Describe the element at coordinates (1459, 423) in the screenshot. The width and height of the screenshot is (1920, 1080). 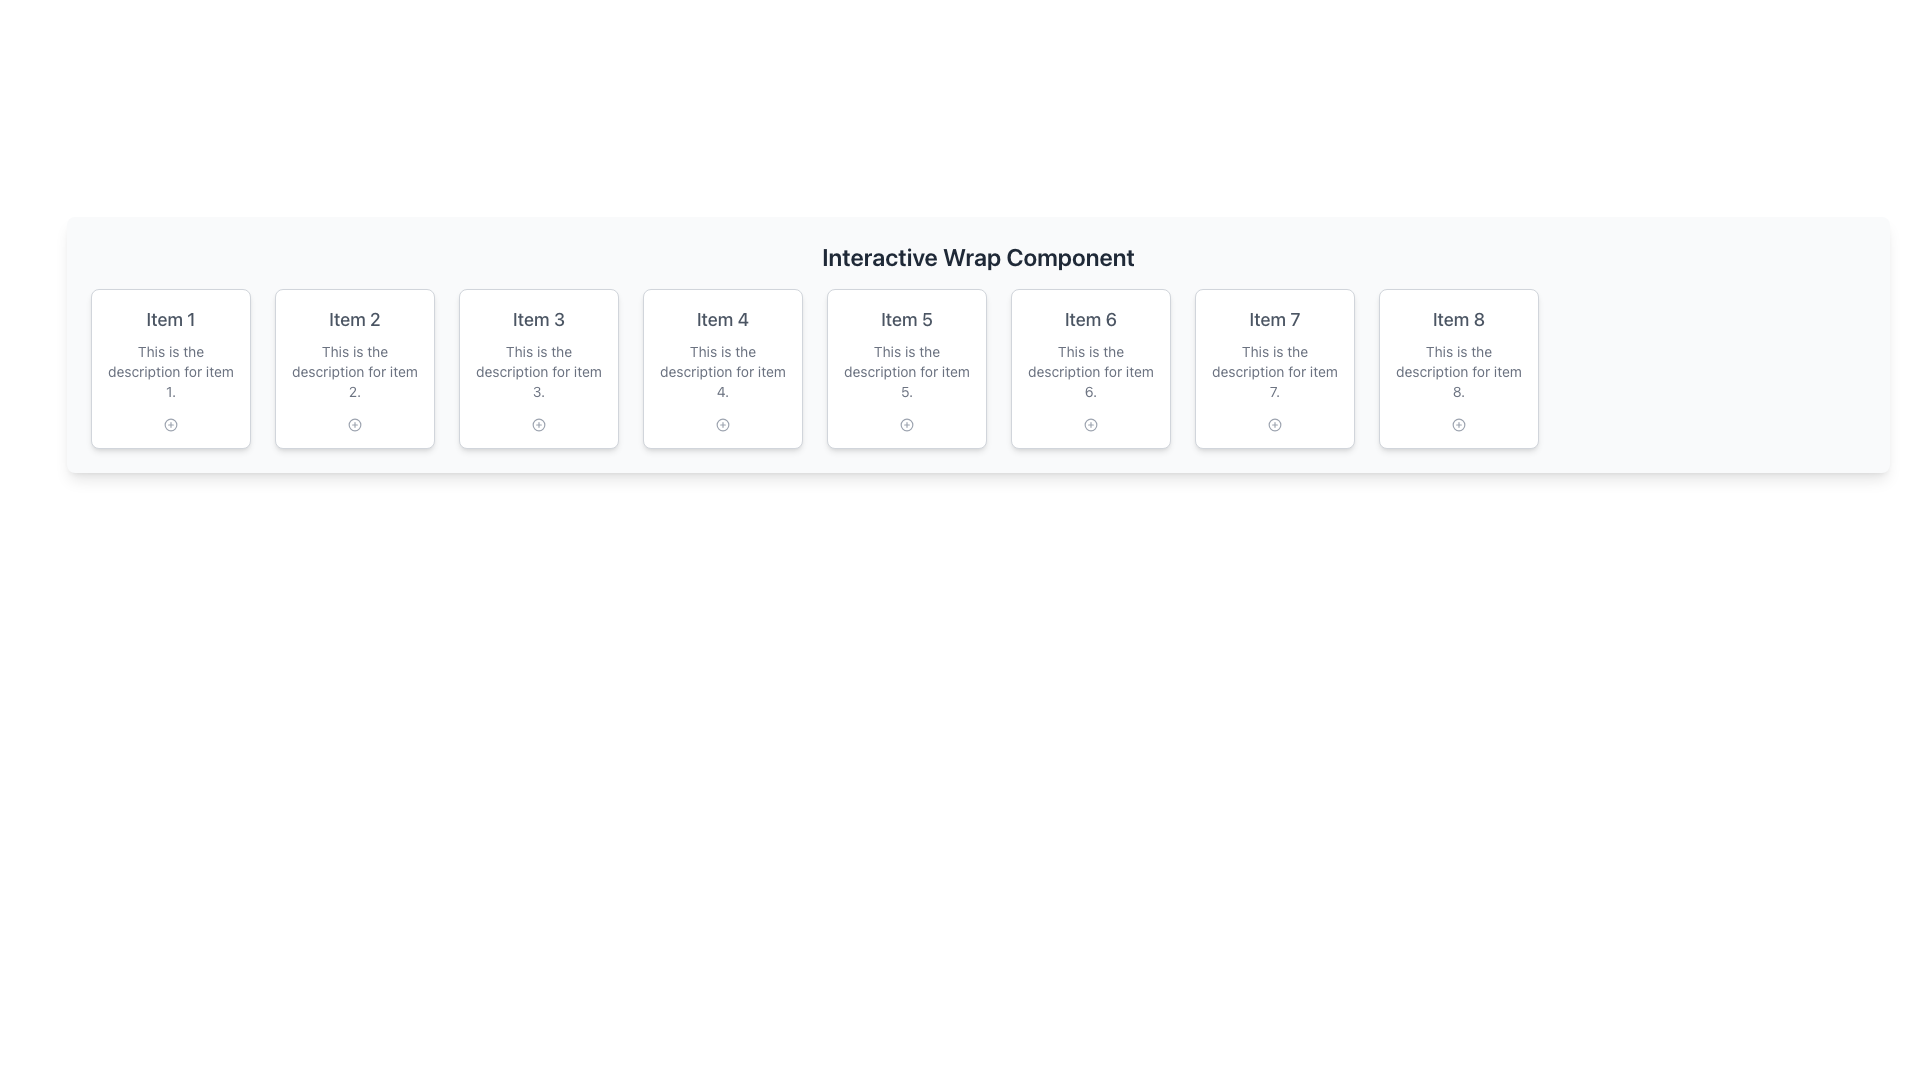
I see `the circular icon button with a plus sign inside it, located at the bottom center of the card labeled 'Item 8'` at that location.